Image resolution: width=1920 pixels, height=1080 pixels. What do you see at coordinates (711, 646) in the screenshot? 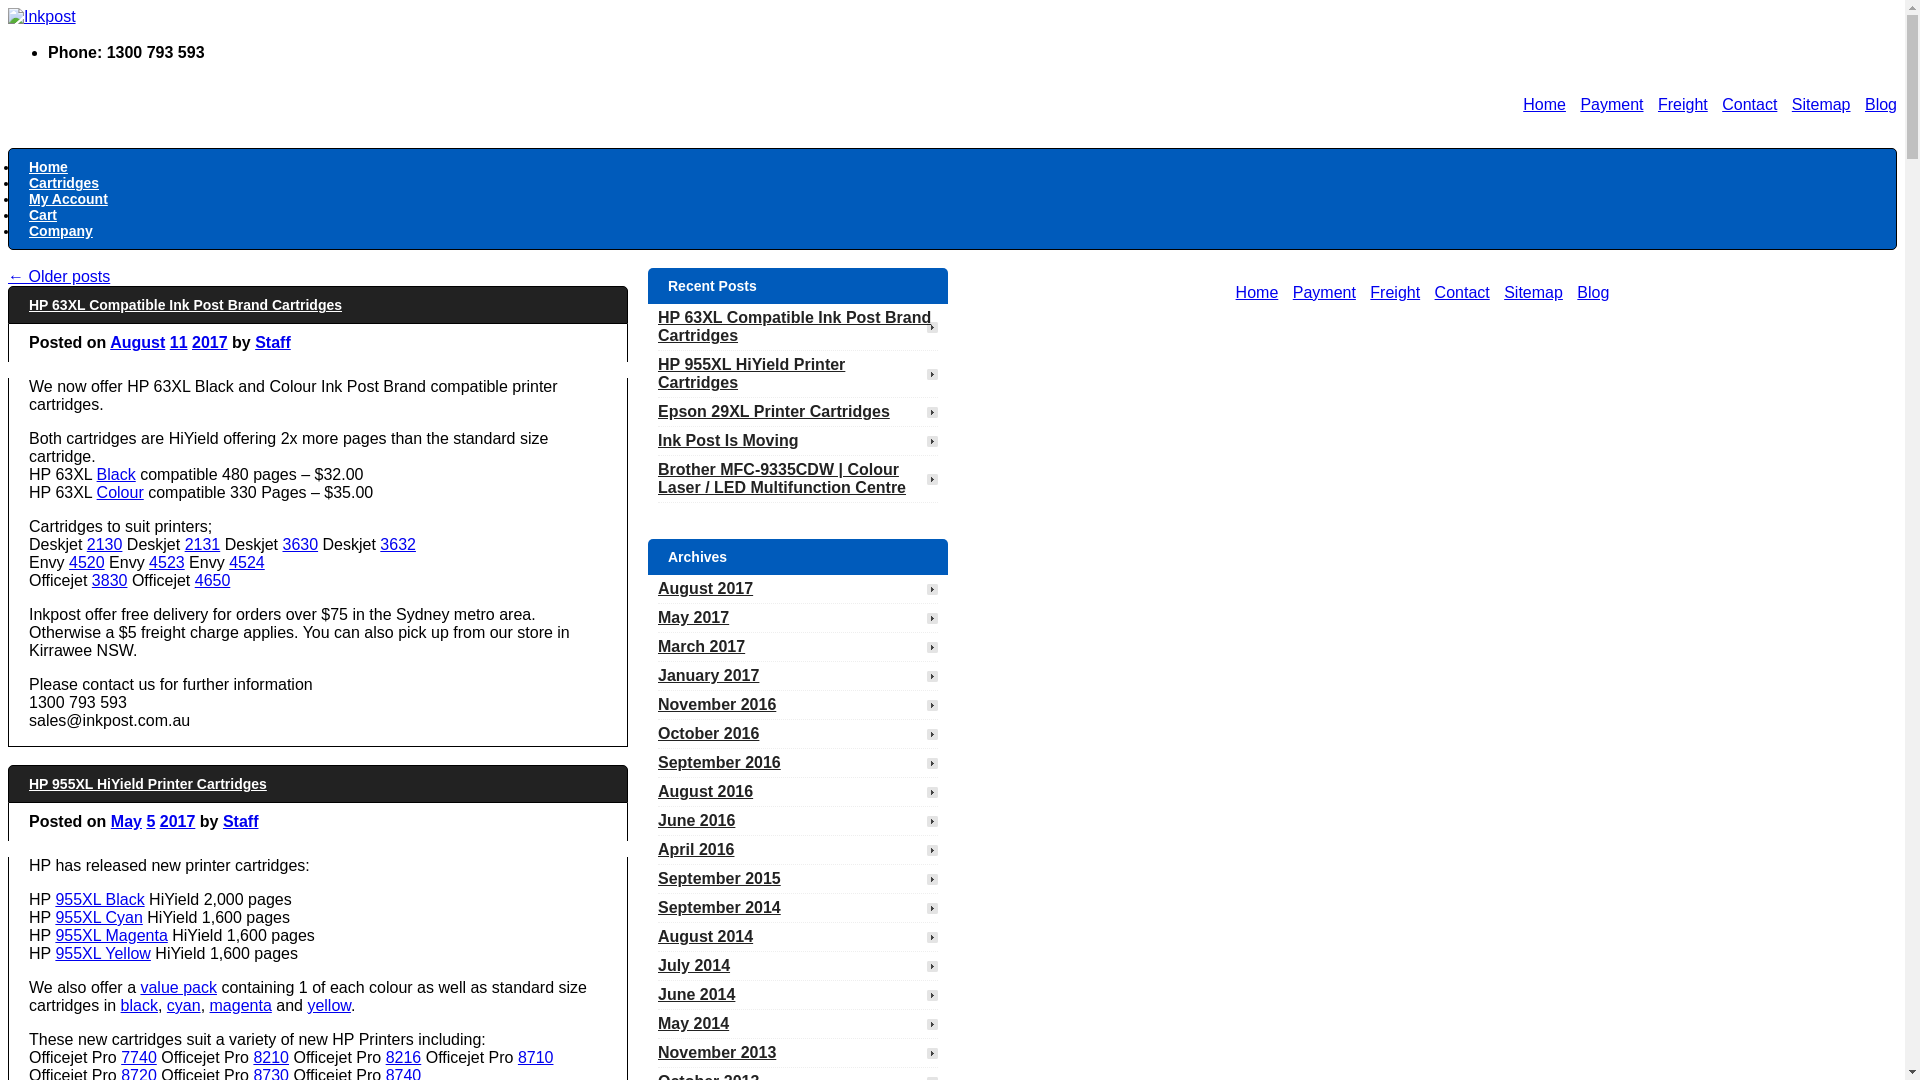
I see `'March 2017'` at bounding box center [711, 646].